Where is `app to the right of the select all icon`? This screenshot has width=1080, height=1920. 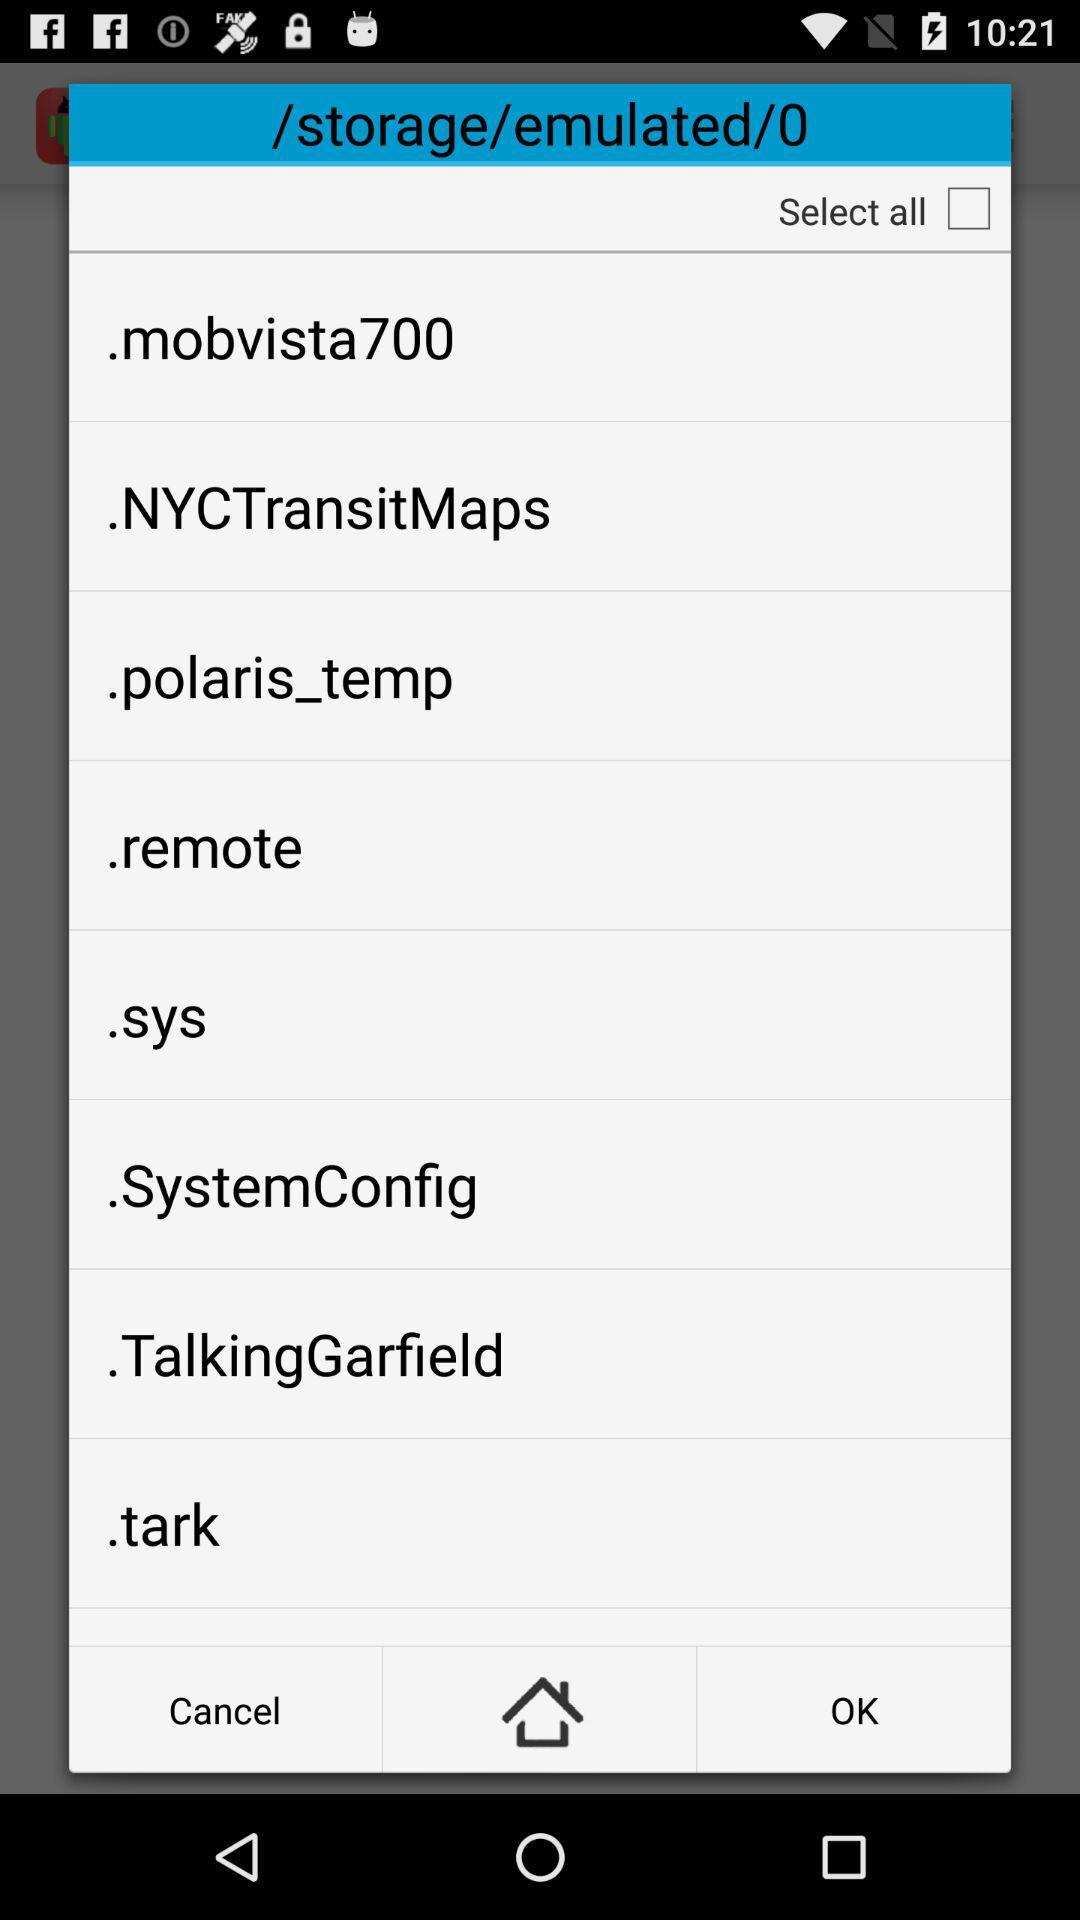
app to the right of the select all icon is located at coordinates (967, 208).